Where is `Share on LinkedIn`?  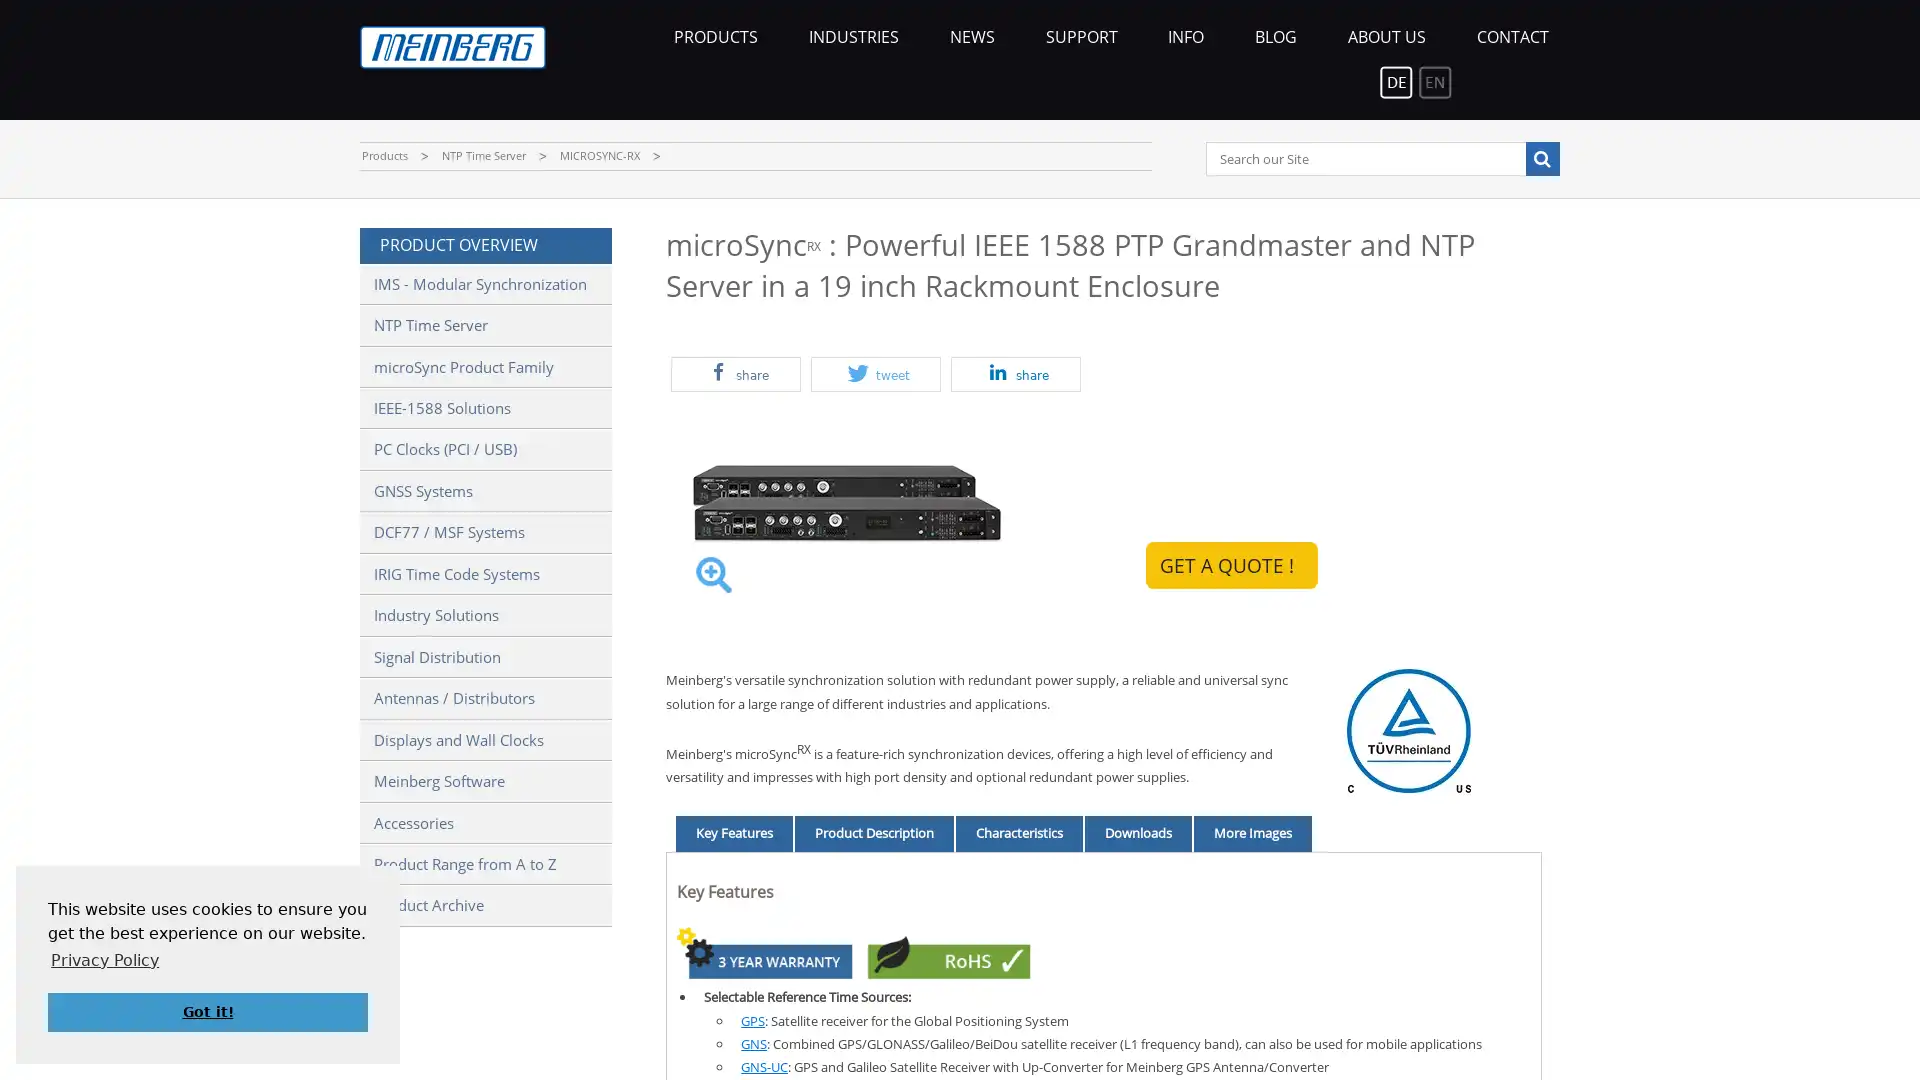
Share on LinkedIn is located at coordinates (1016, 375).